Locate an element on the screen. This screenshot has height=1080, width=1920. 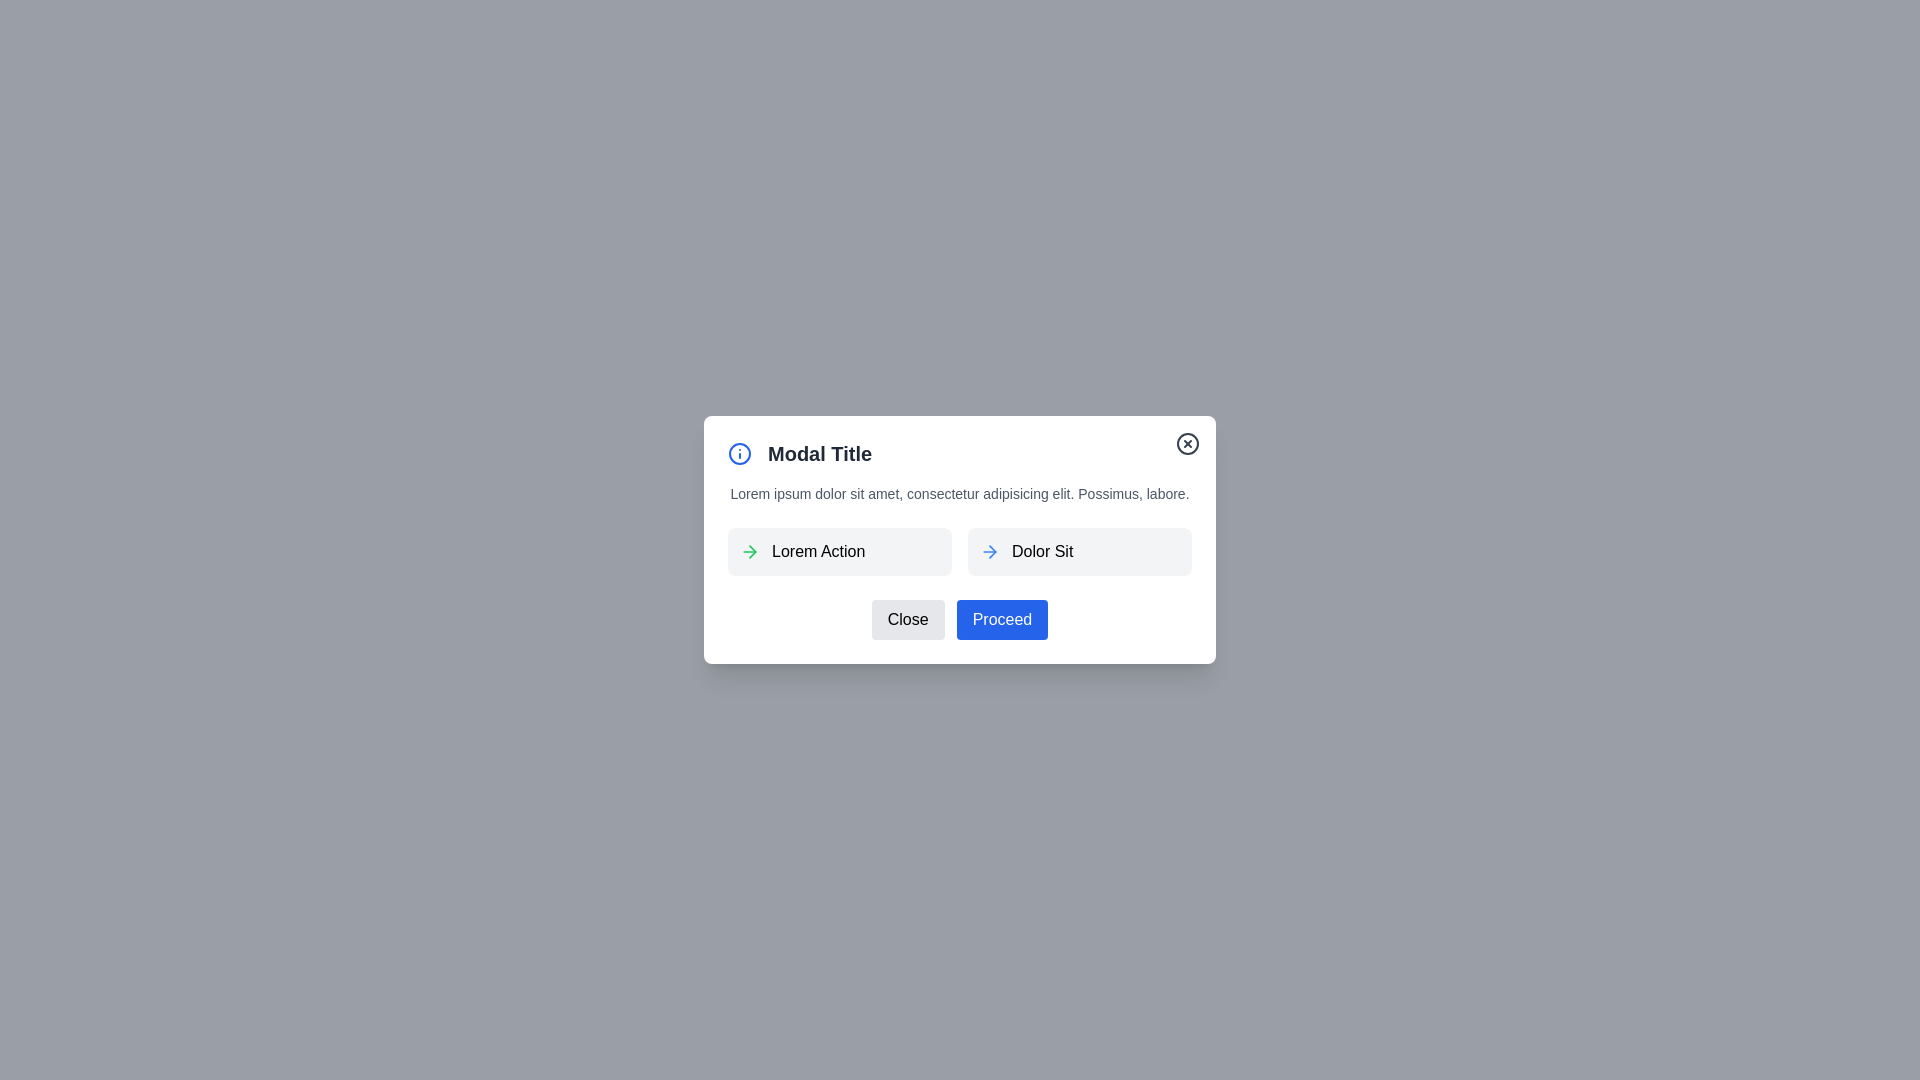
the informational icon located to the left of the 'Modal Title' in the modal header is located at coordinates (738, 454).